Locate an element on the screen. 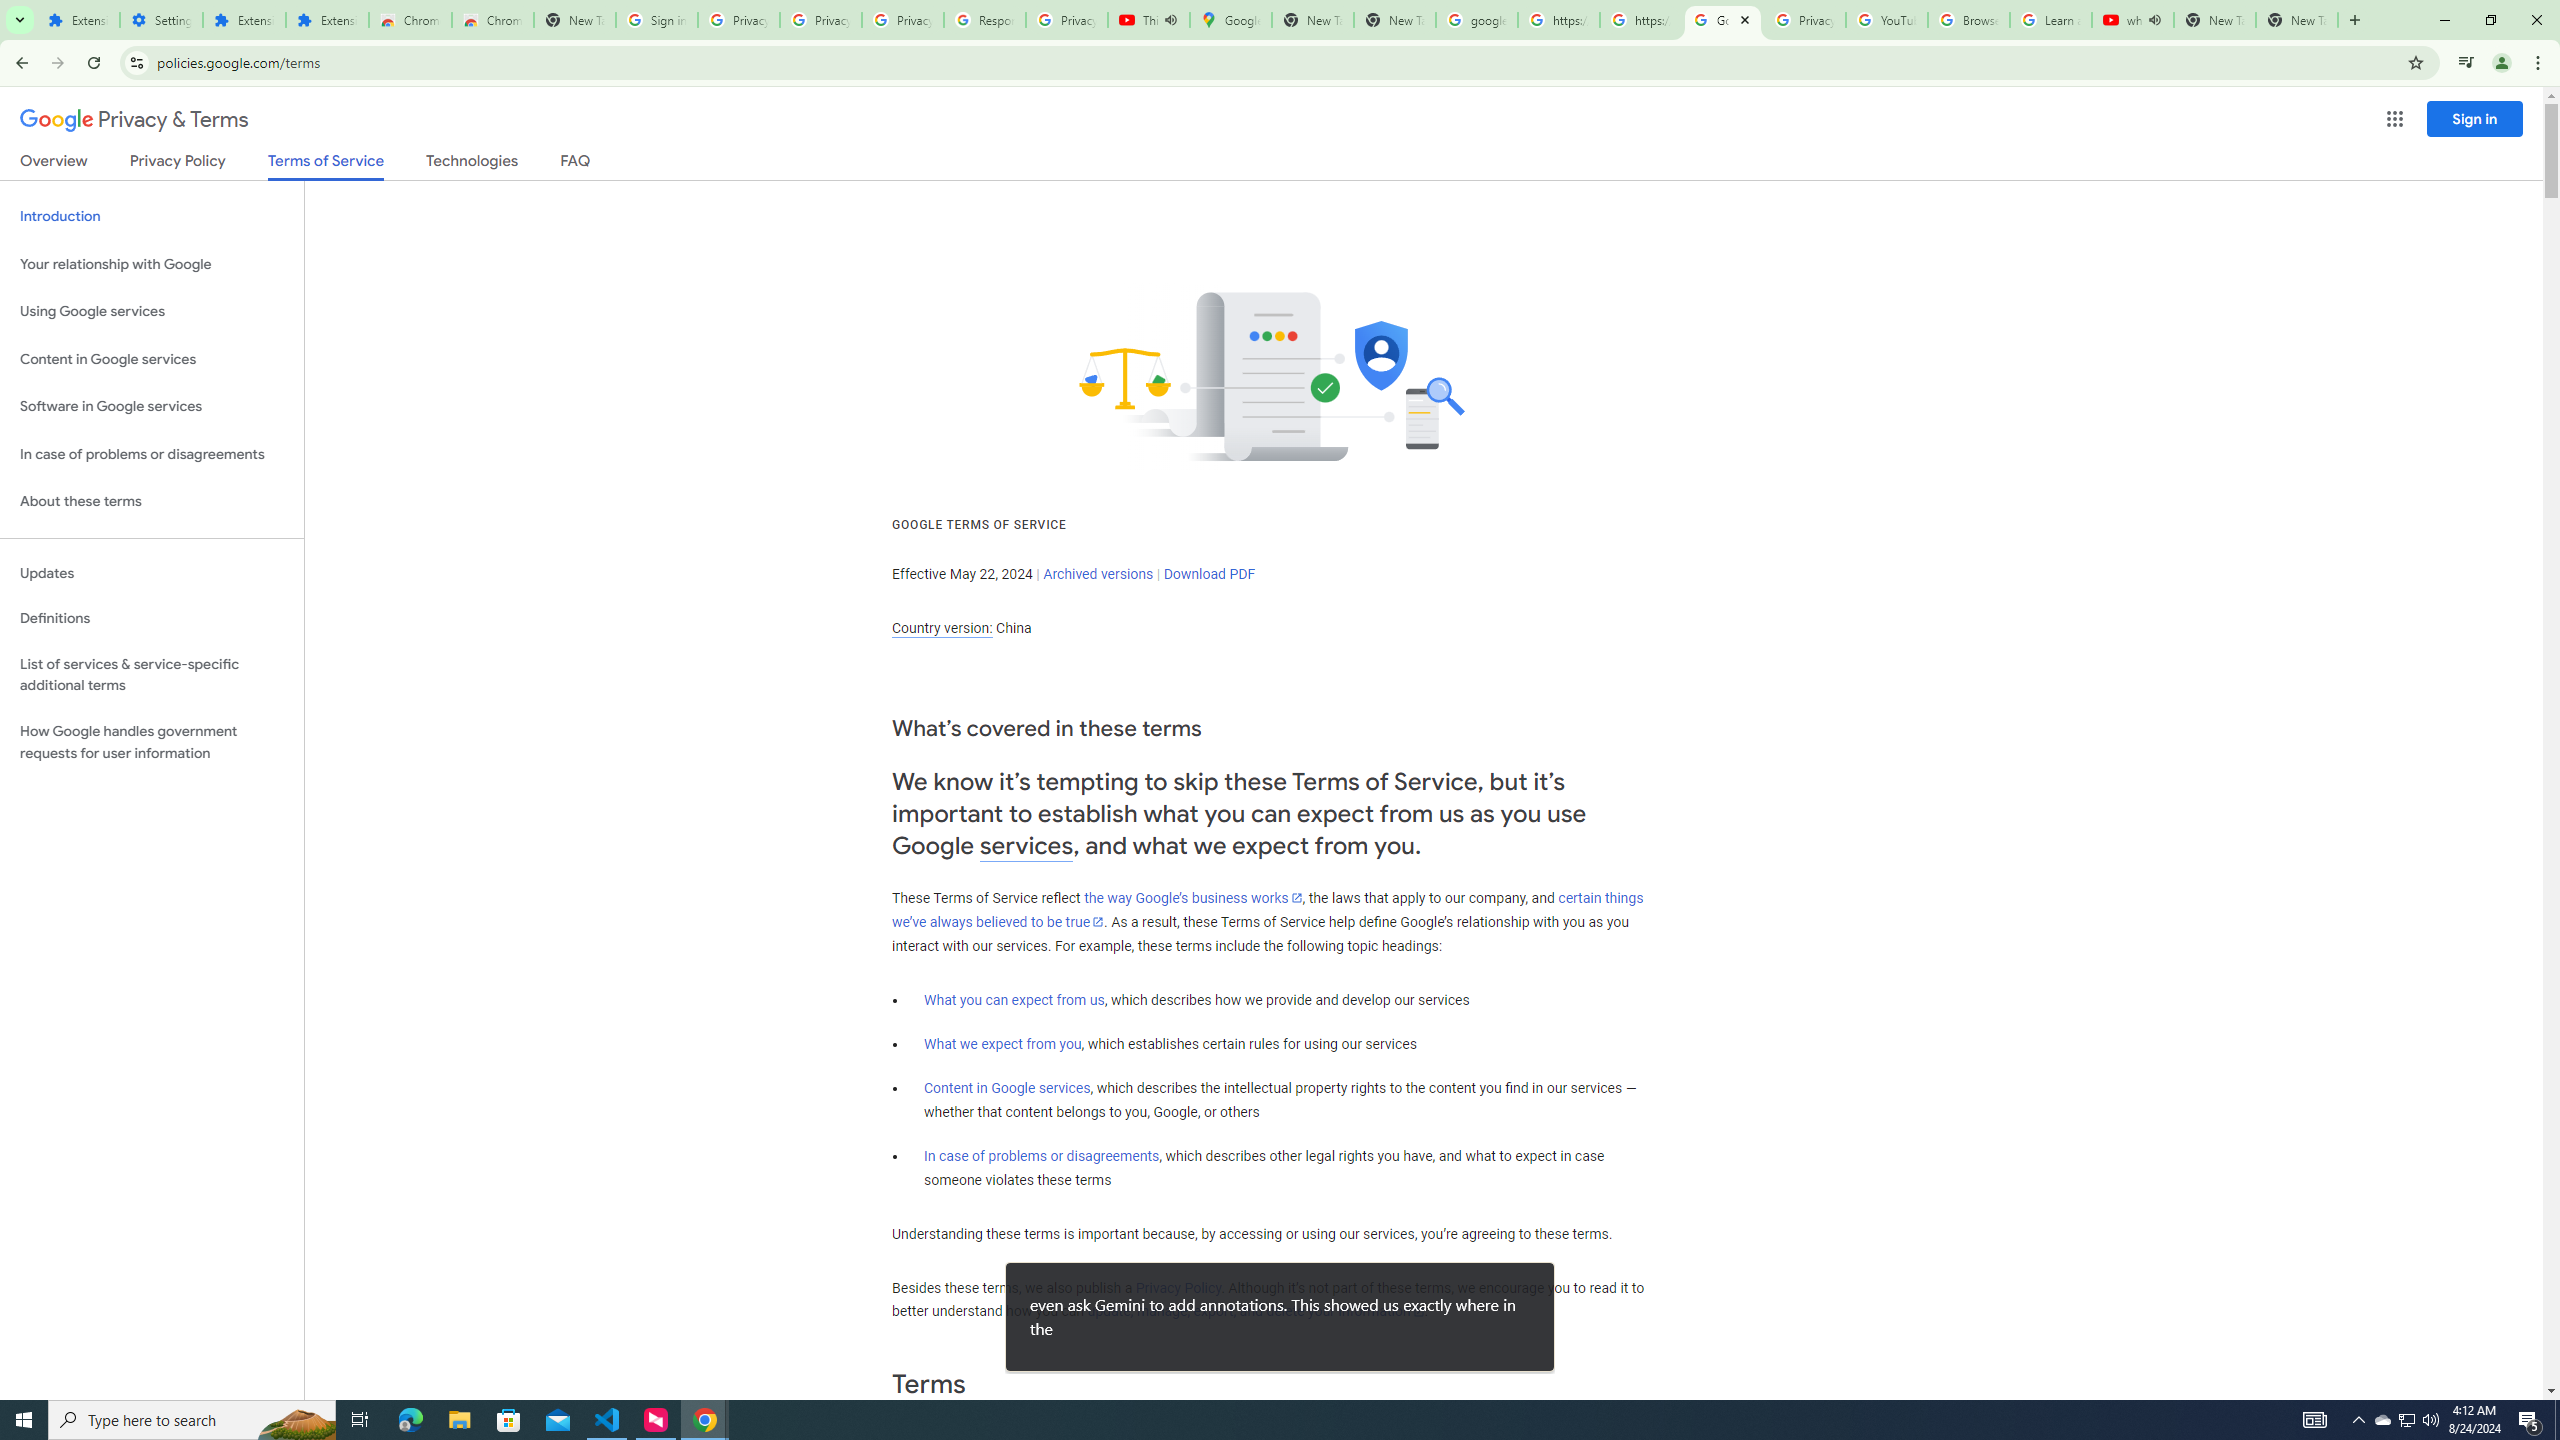 Image resolution: width=2560 pixels, height=1440 pixels. 'Download PDF' is located at coordinates (1208, 572).